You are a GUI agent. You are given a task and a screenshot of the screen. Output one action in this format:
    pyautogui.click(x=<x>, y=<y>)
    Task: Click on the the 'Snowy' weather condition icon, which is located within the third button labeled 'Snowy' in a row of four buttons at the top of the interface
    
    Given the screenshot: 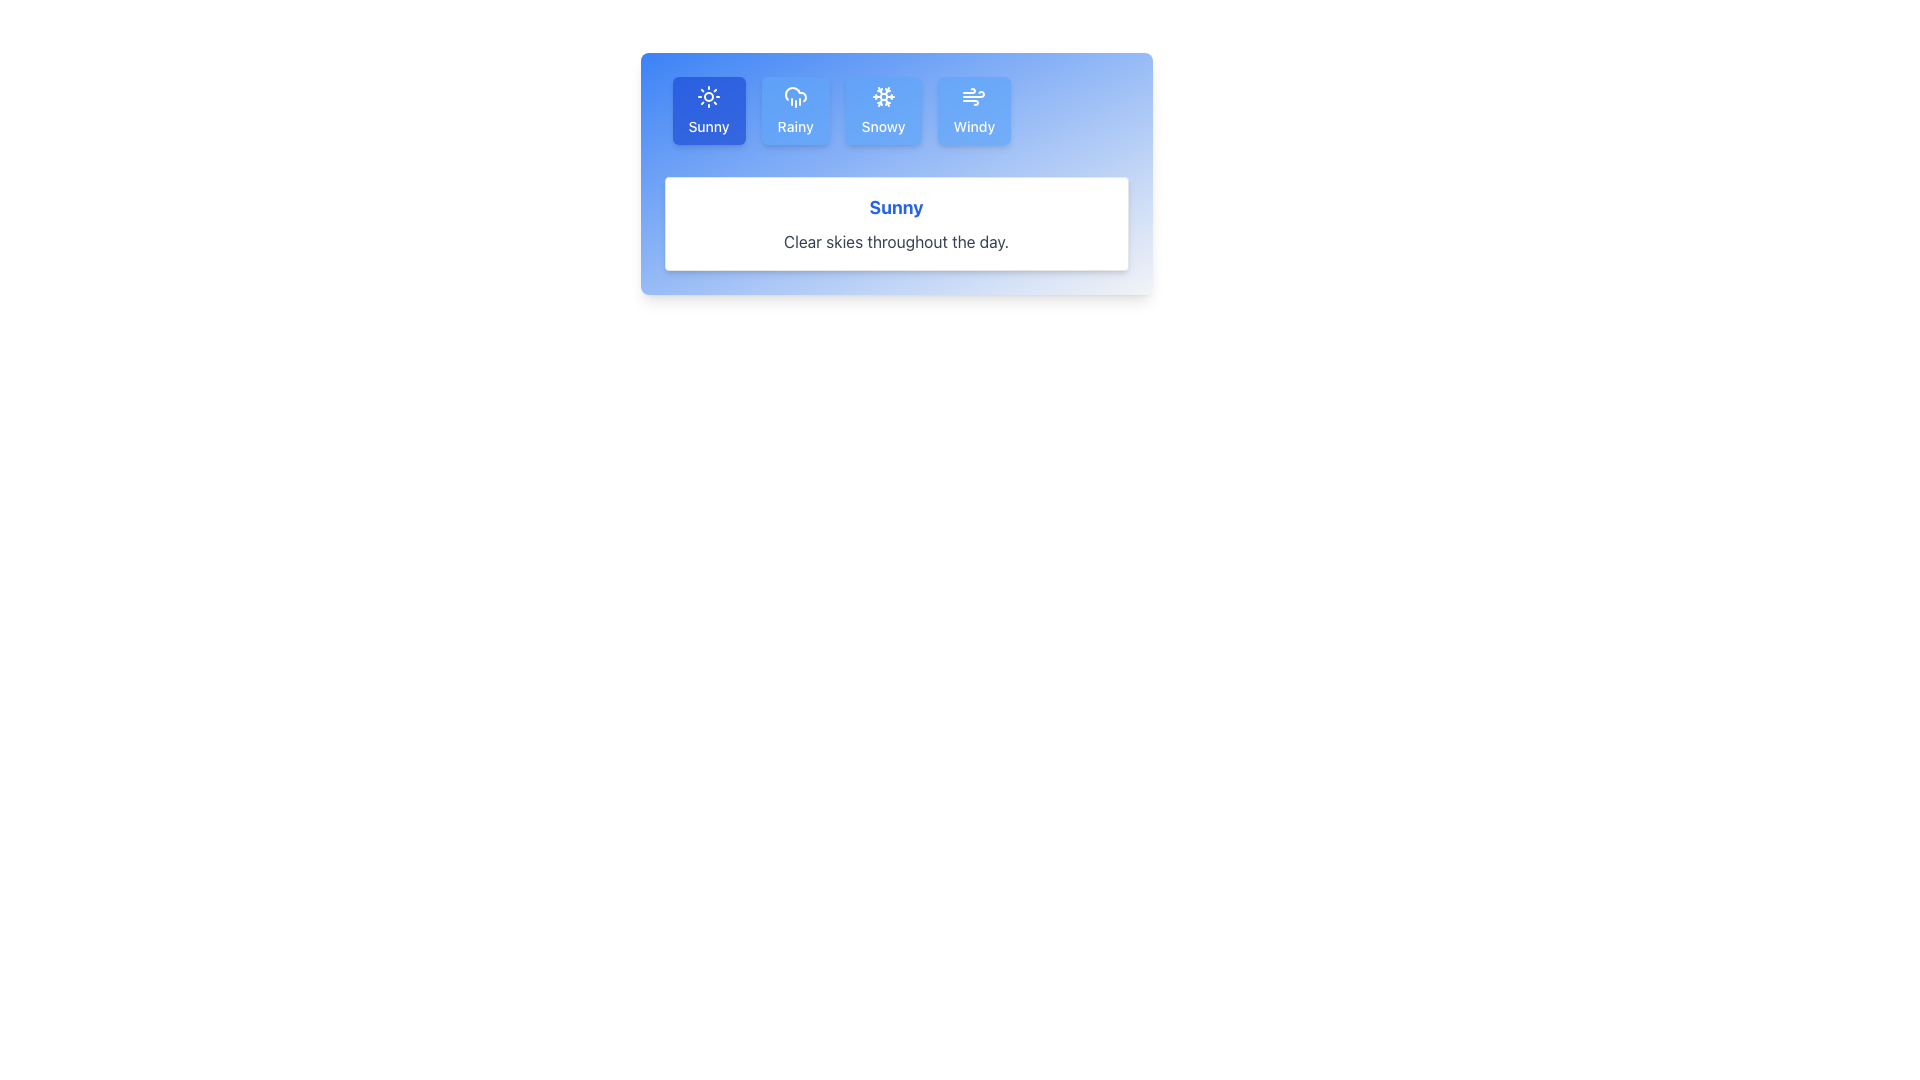 What is the action you would take?
    pyautogui.click(x=882, y=96)
    